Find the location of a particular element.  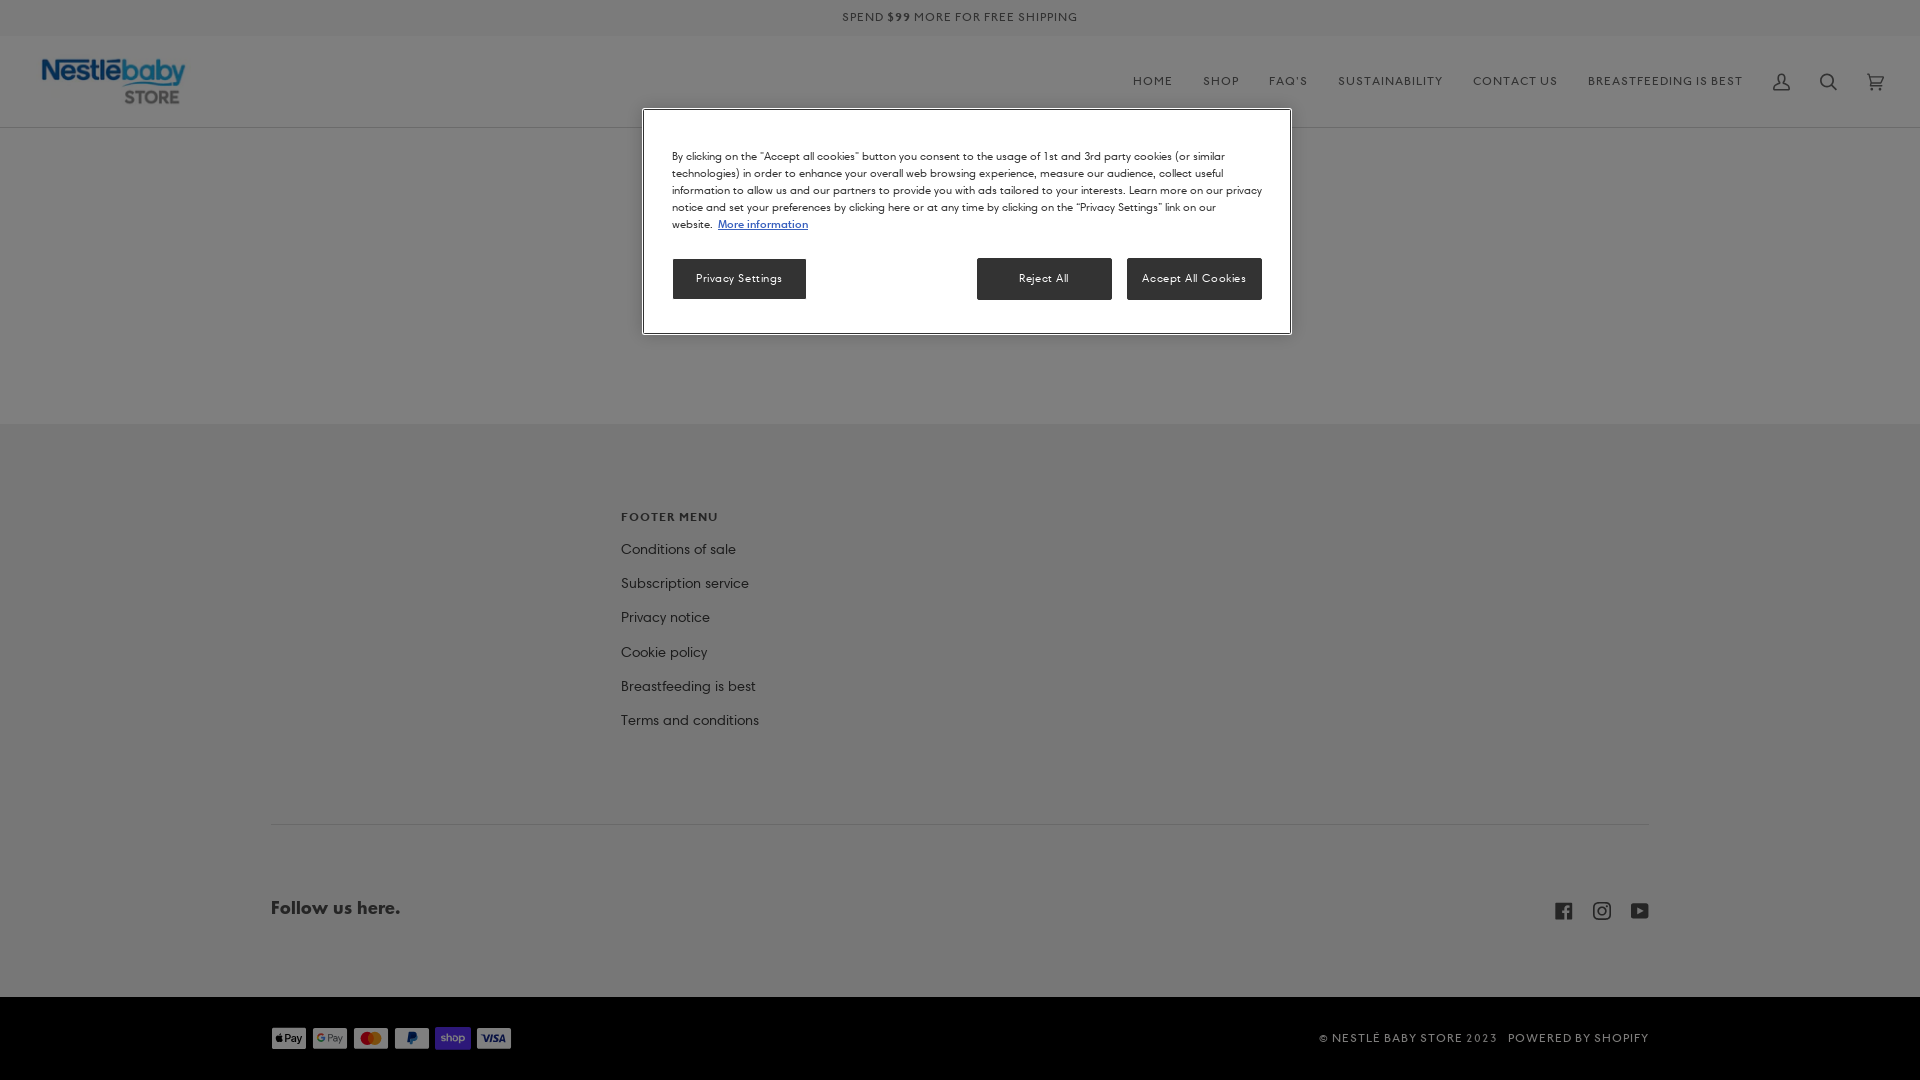

'Terms and conditions' is located at coordinates (689, 720).